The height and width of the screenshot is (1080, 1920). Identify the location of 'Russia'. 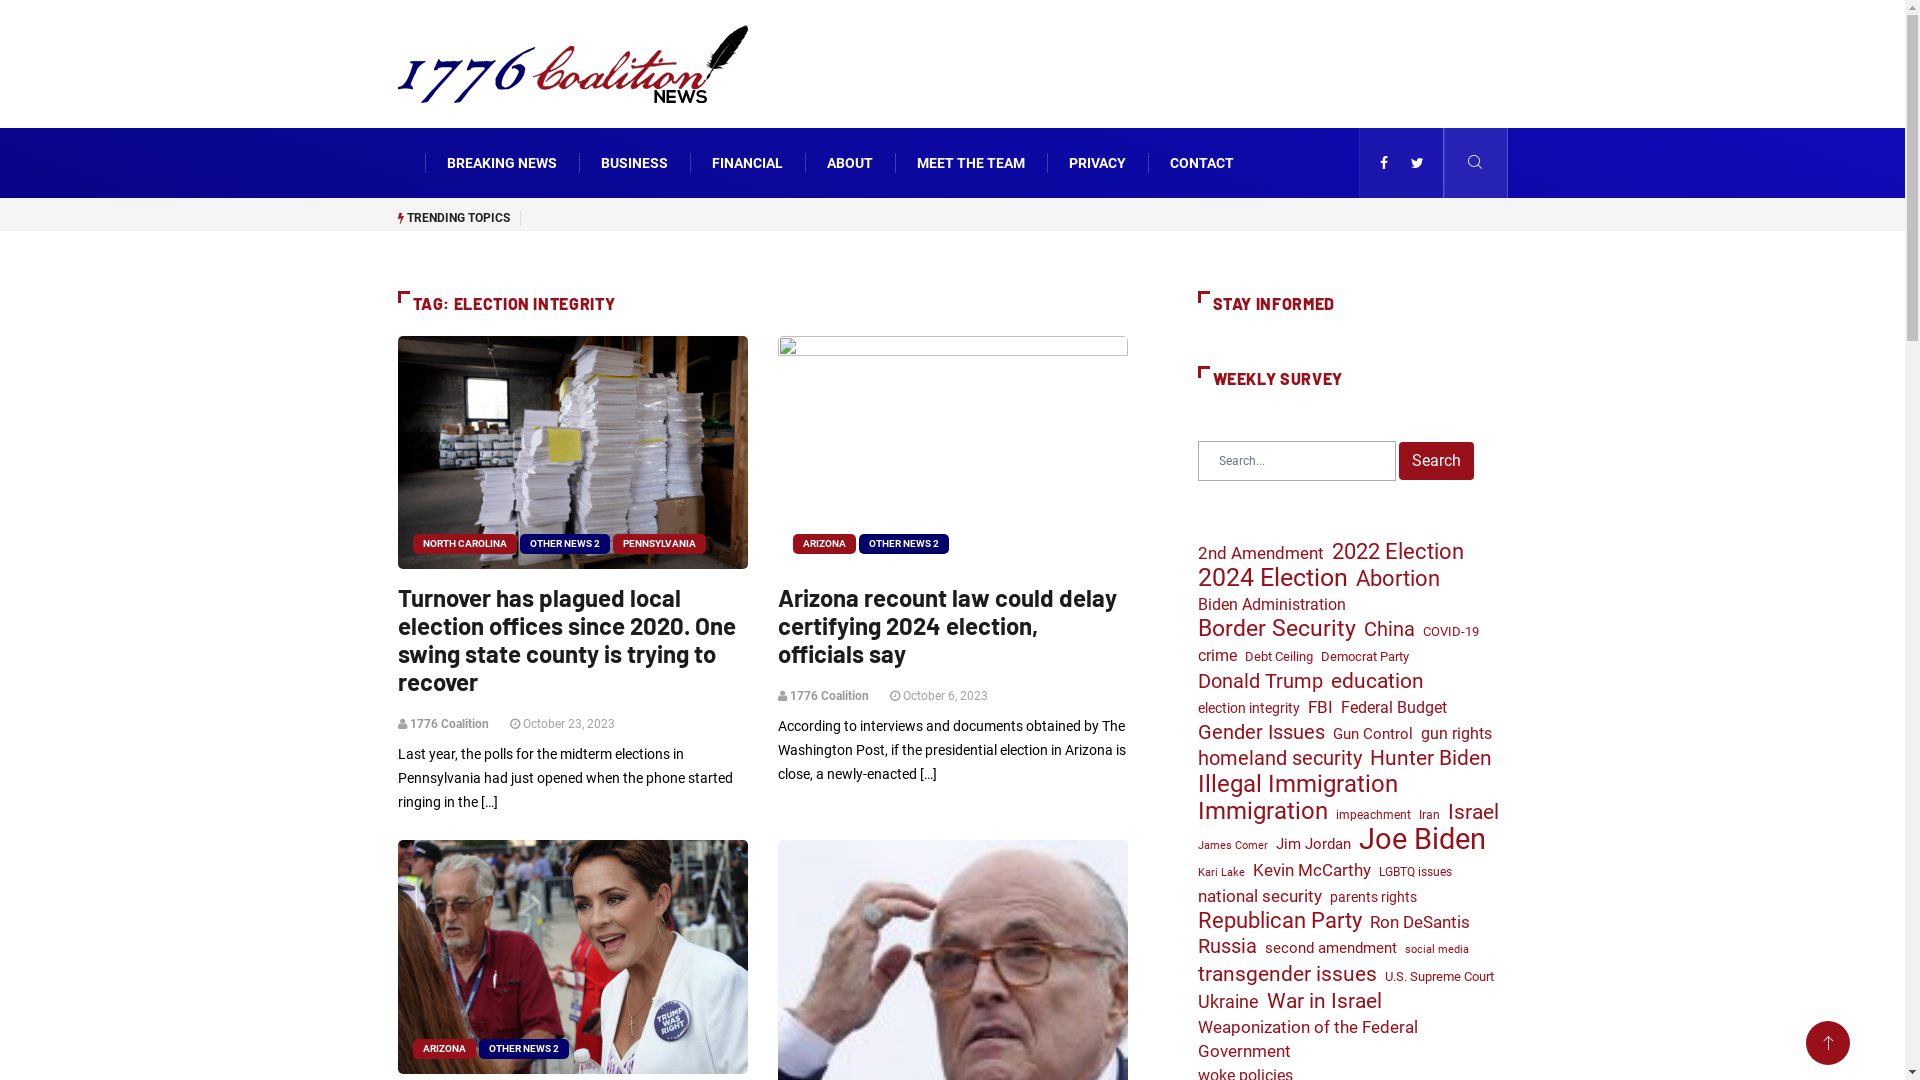
(1198, 946).